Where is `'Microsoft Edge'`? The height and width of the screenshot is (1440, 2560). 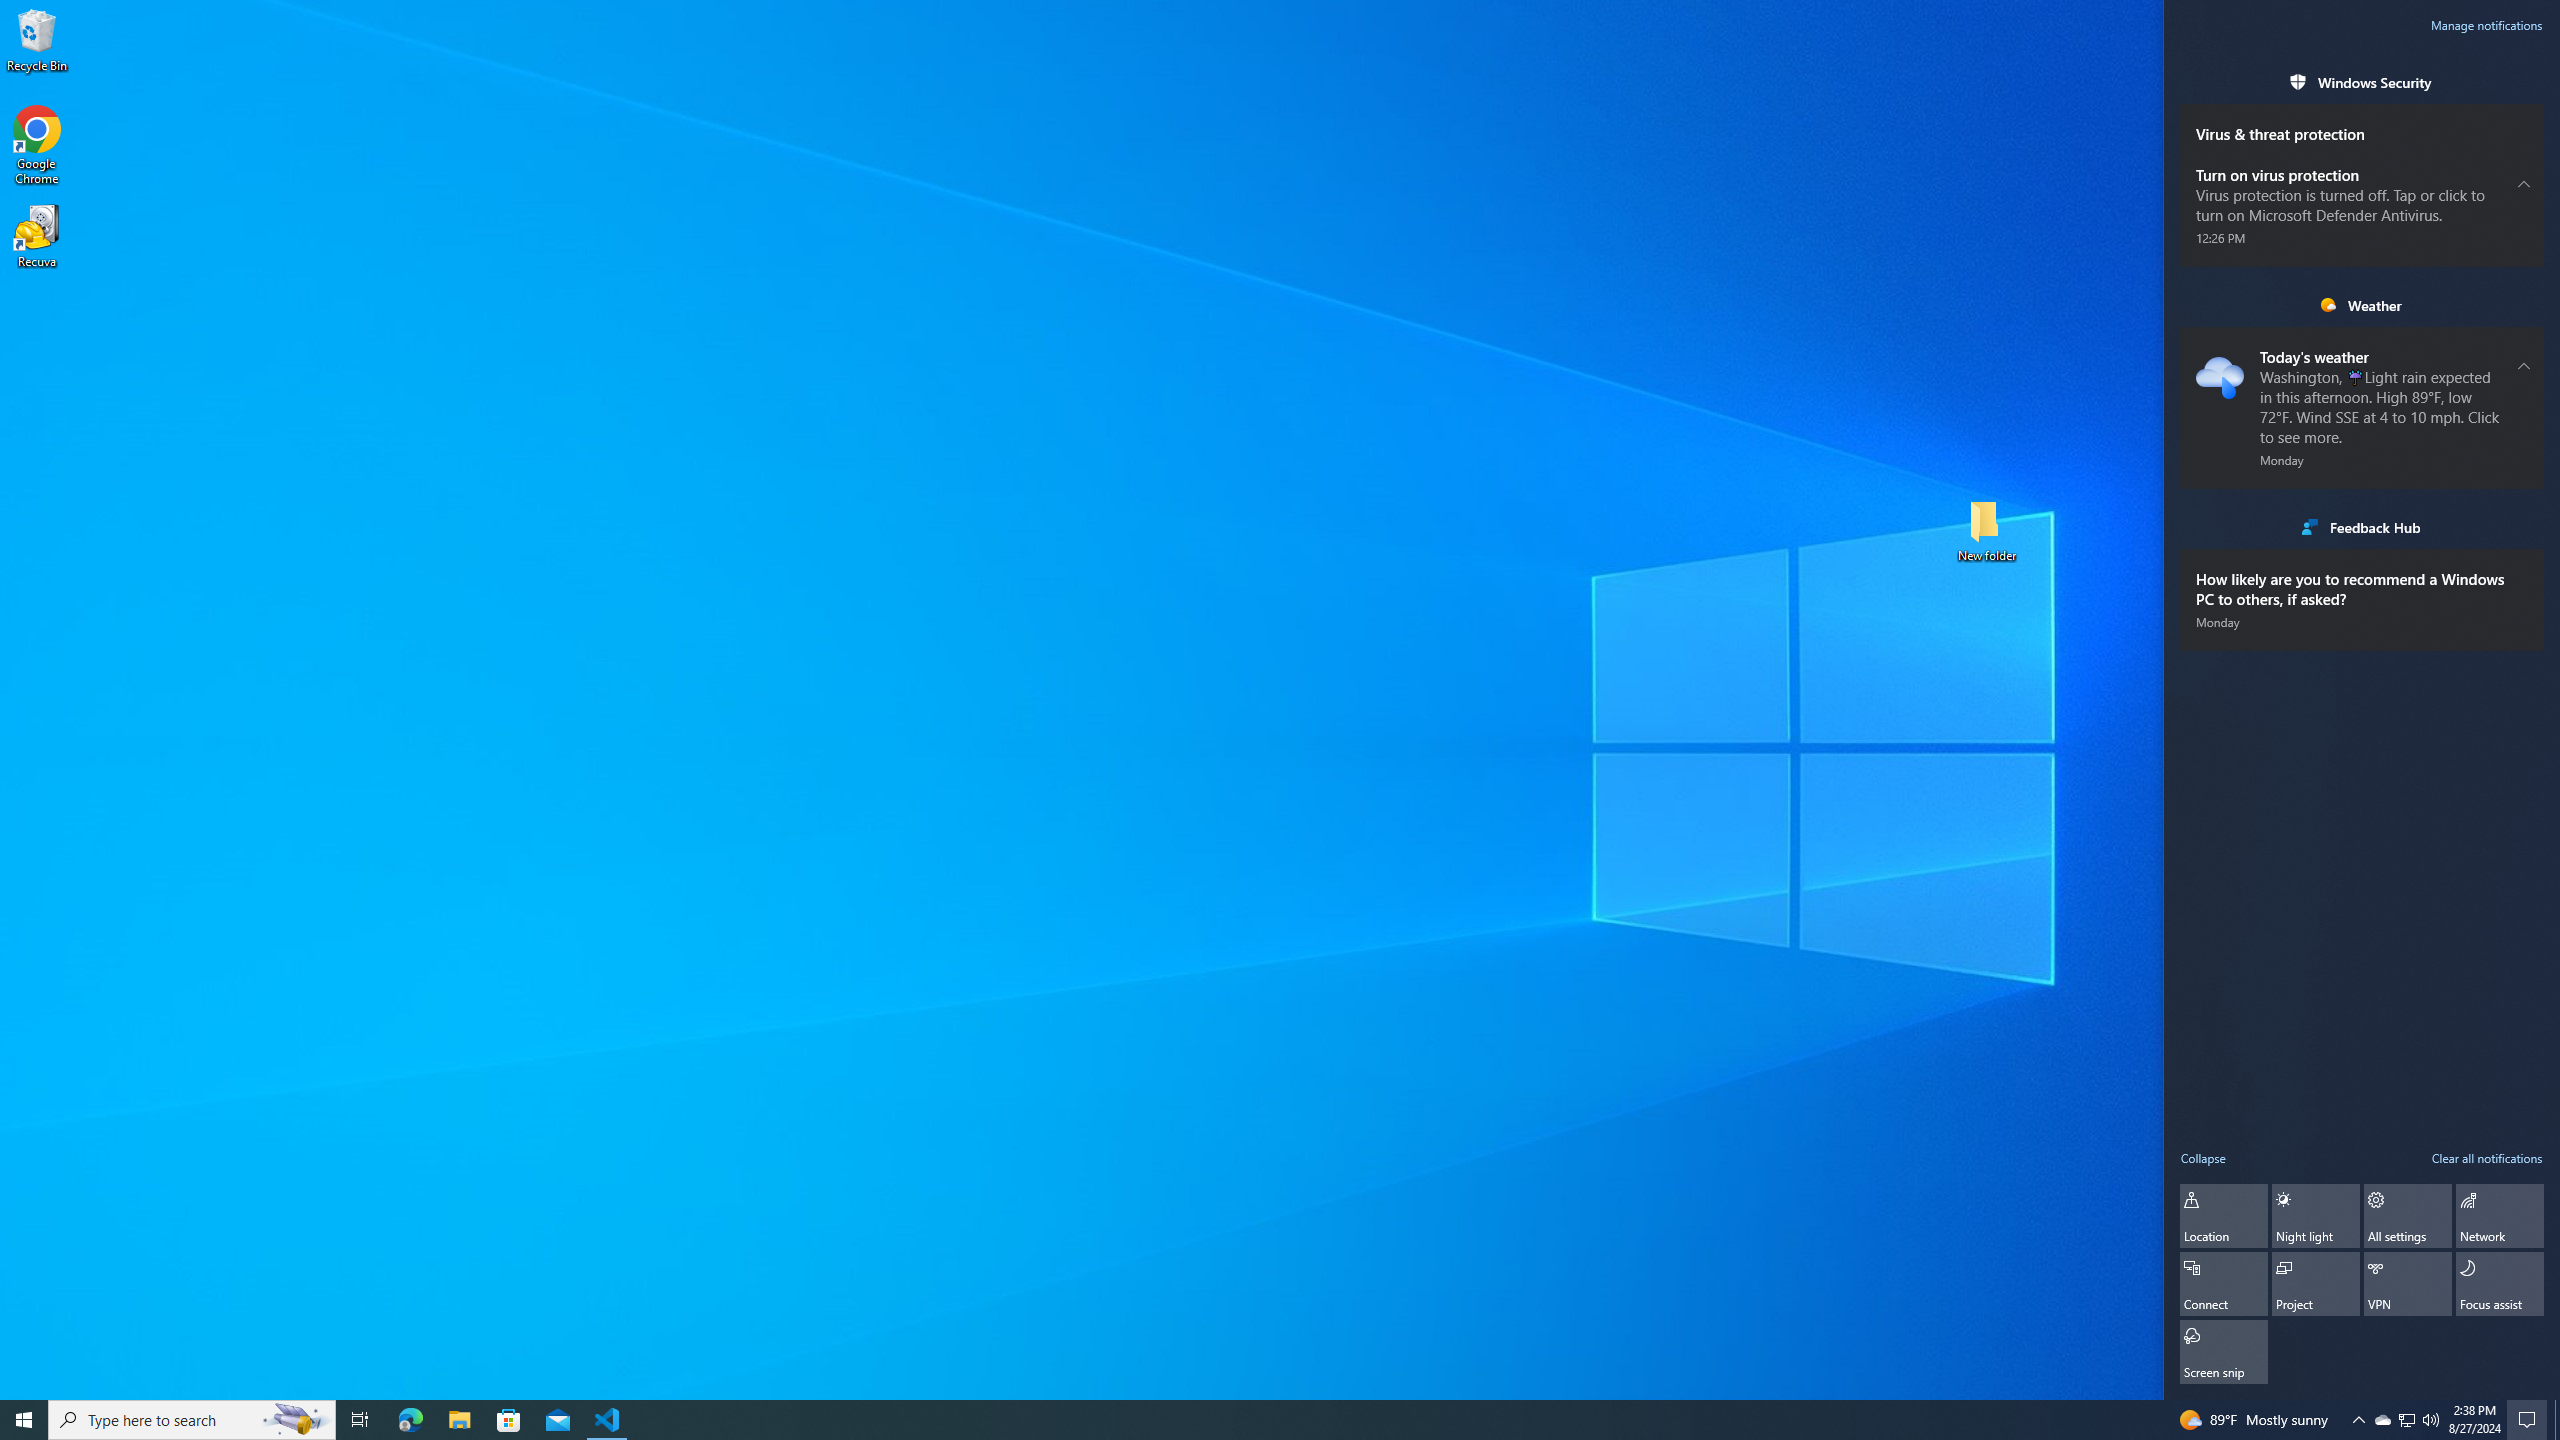
'Microsoft Edge' is located at coordinates (409, 1418).